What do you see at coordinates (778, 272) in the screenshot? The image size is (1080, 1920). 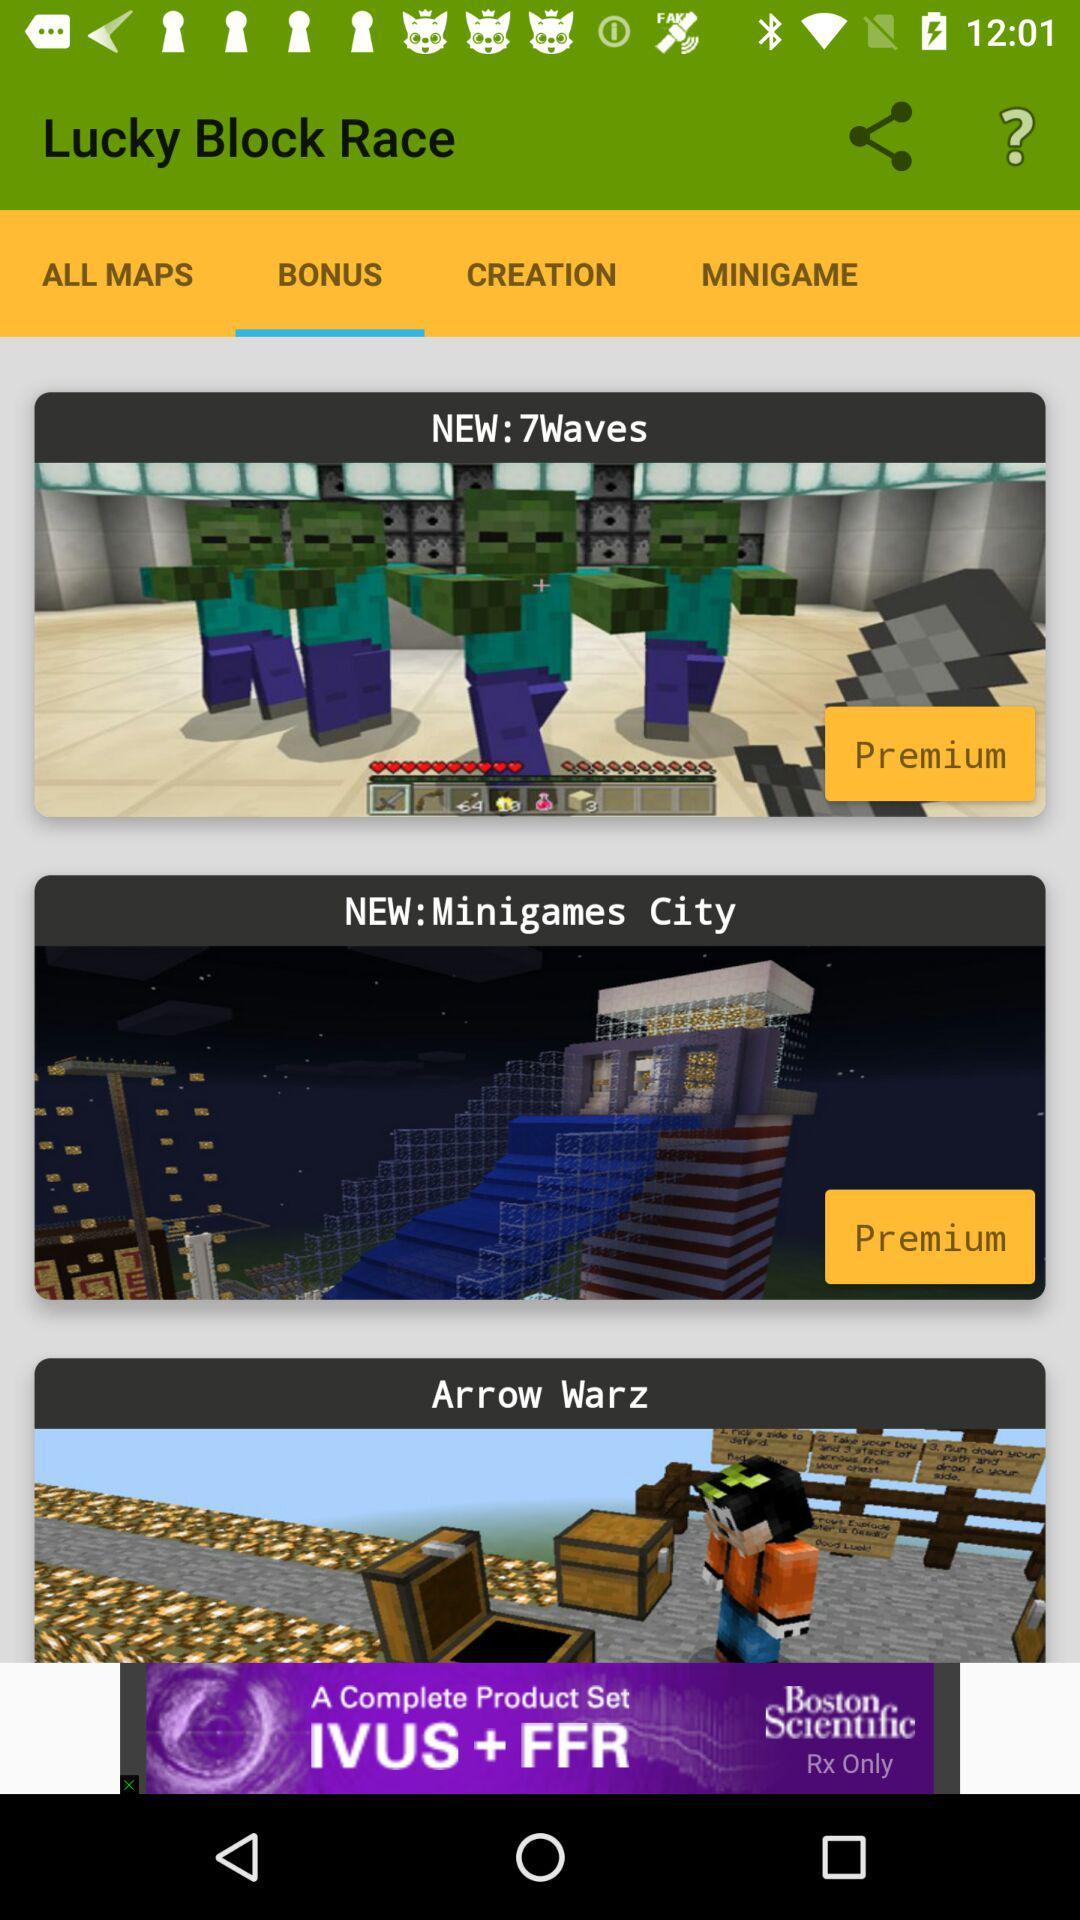 I see `the app next to the creation icon` at bounding box center [778, 272].